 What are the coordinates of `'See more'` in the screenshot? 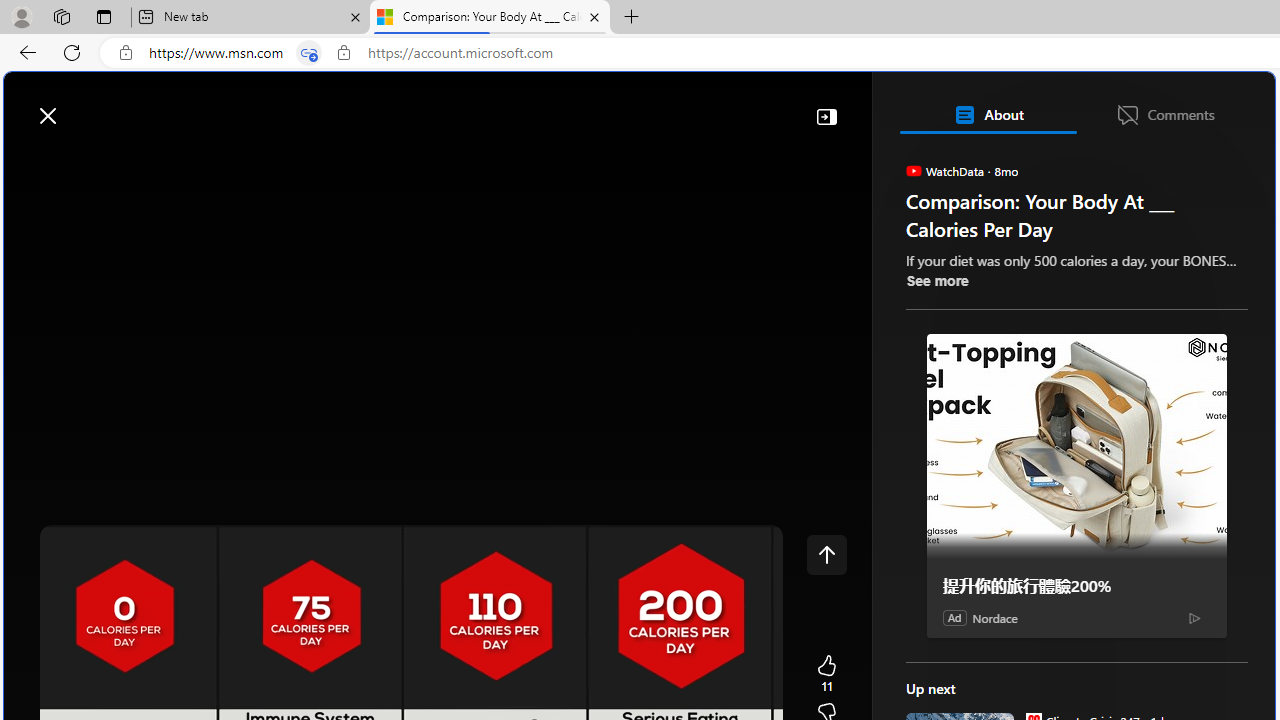 It's located at (935, 280).